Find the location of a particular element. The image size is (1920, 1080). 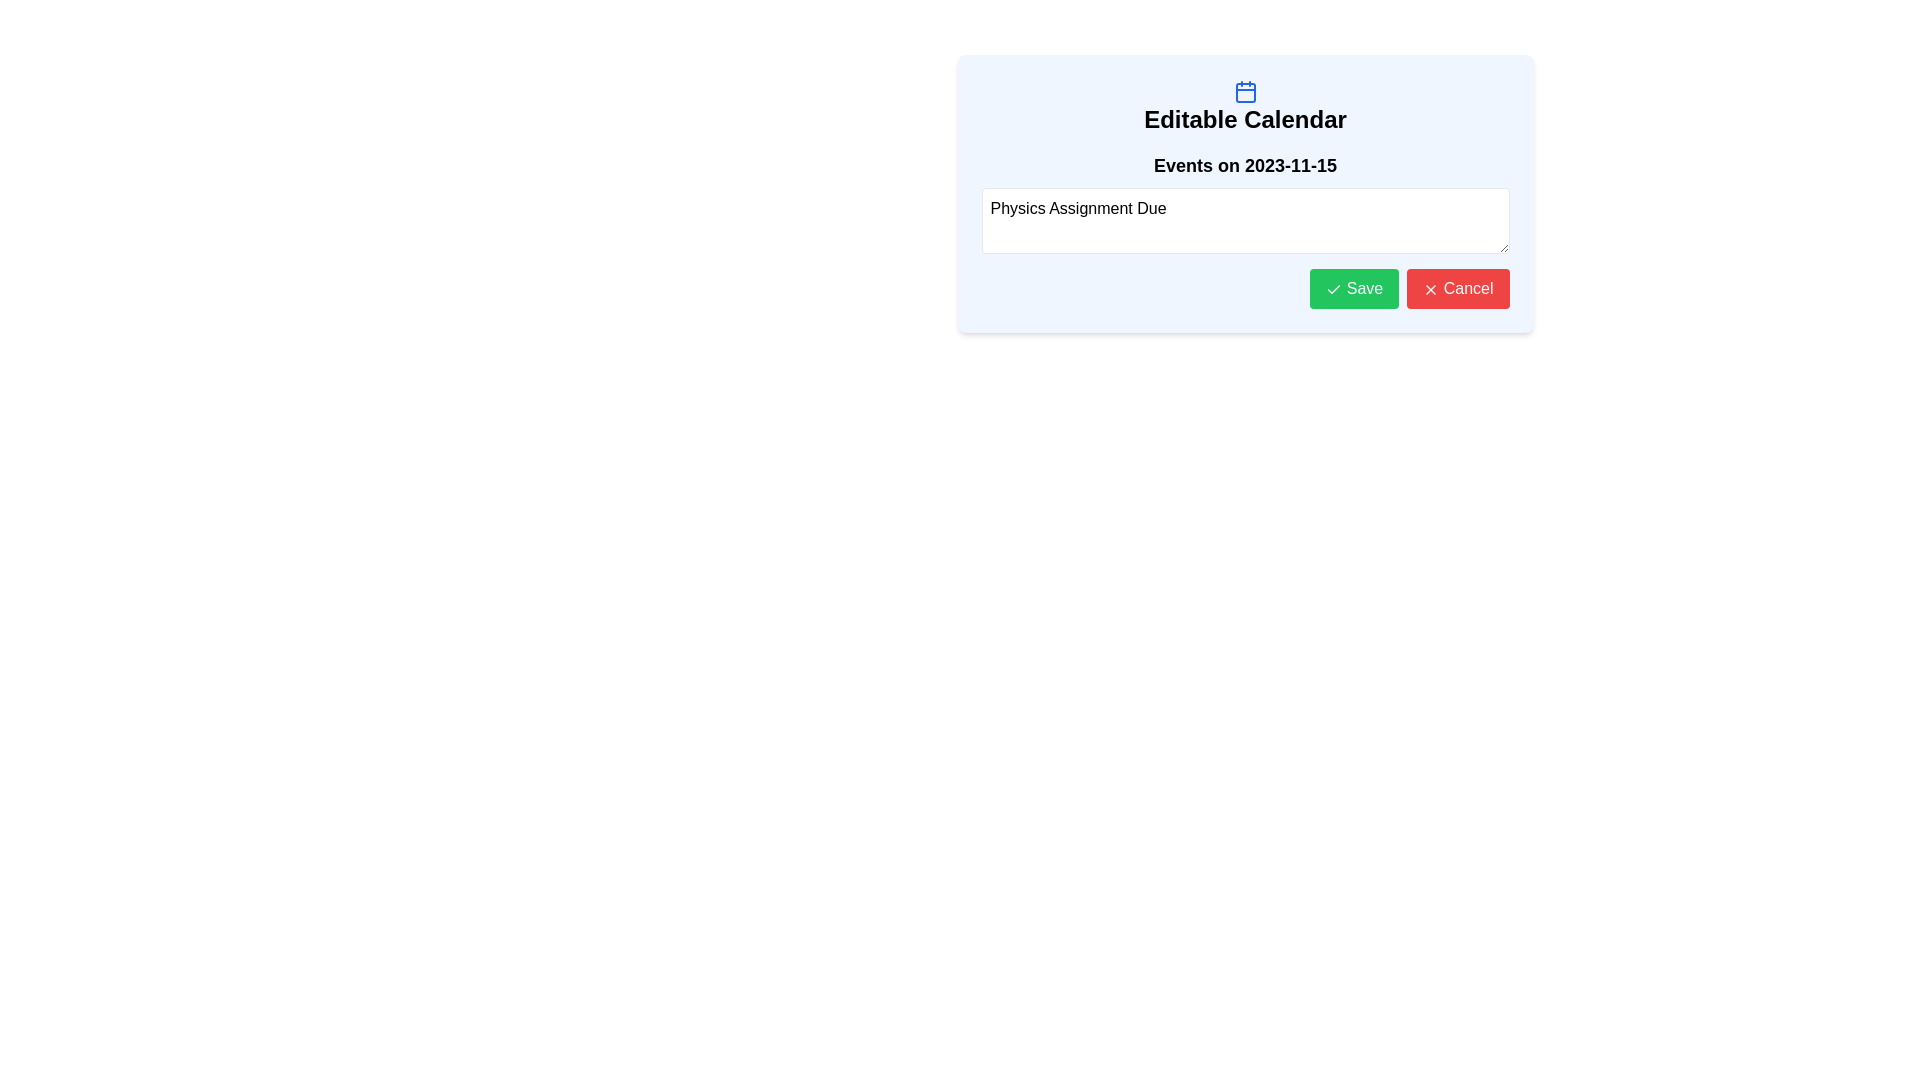

the bold, large-sized static text displaying 'Editable Calendar' which is centrally aligned within a light blue background, positioned beneath a calendar icon is located at coordinates (1244, 119).